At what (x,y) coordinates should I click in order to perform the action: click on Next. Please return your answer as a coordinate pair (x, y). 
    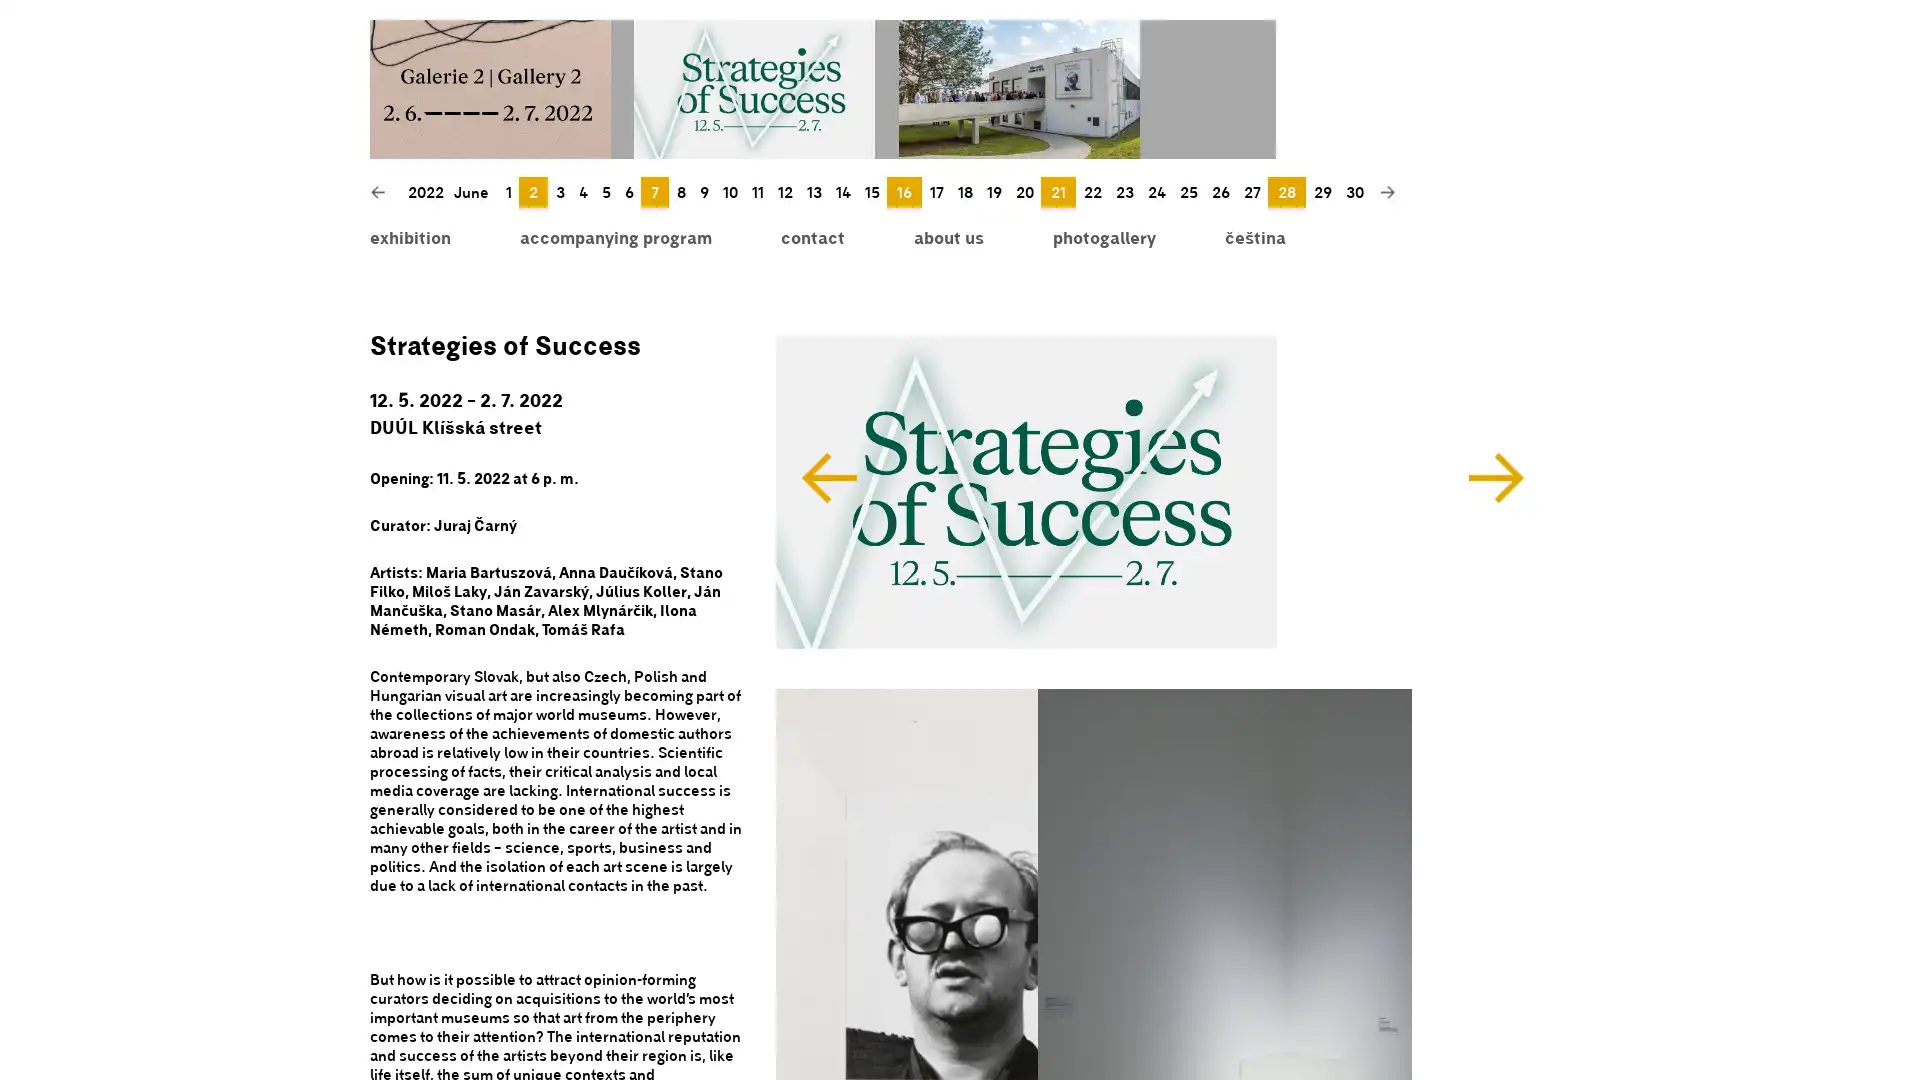
    Looking at the image, I should click on (1495, 641).